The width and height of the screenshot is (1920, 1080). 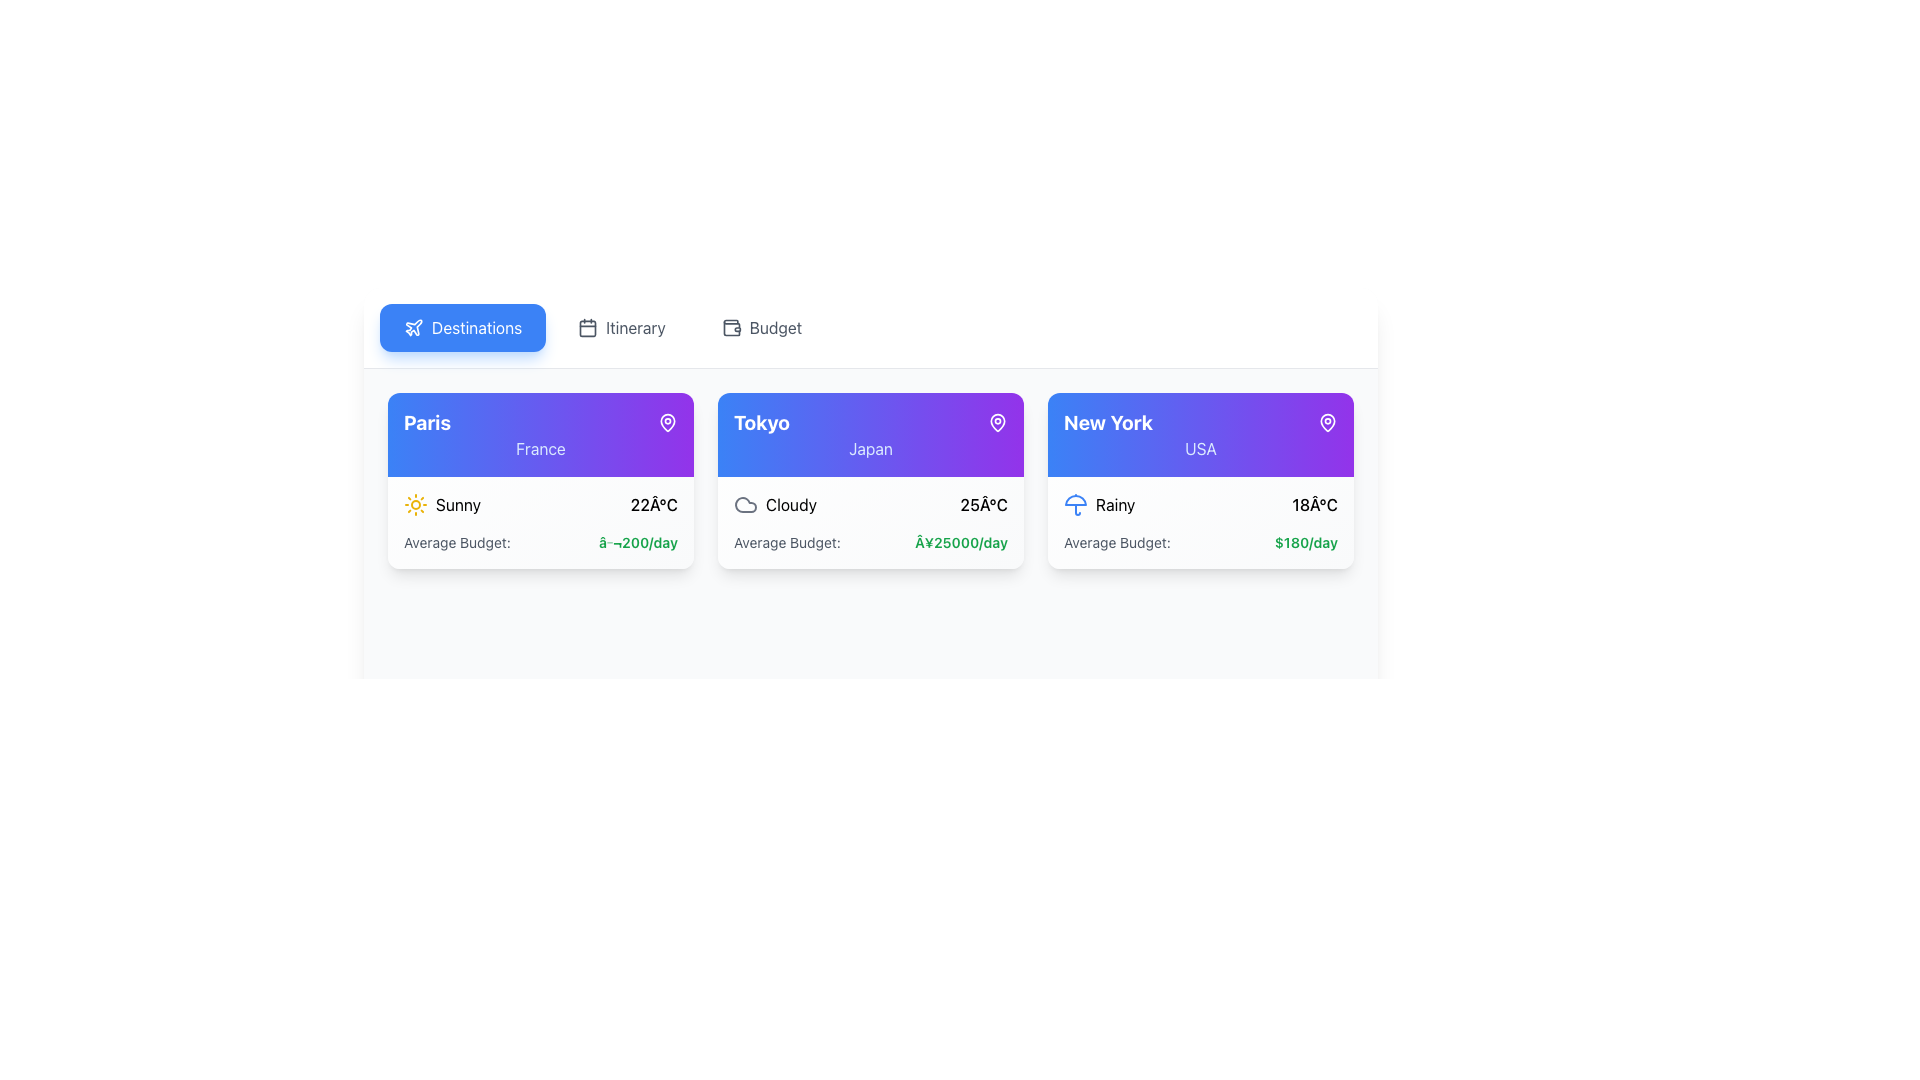 I want to click on the budget icon located in the header section, so click(x=730, y=327).